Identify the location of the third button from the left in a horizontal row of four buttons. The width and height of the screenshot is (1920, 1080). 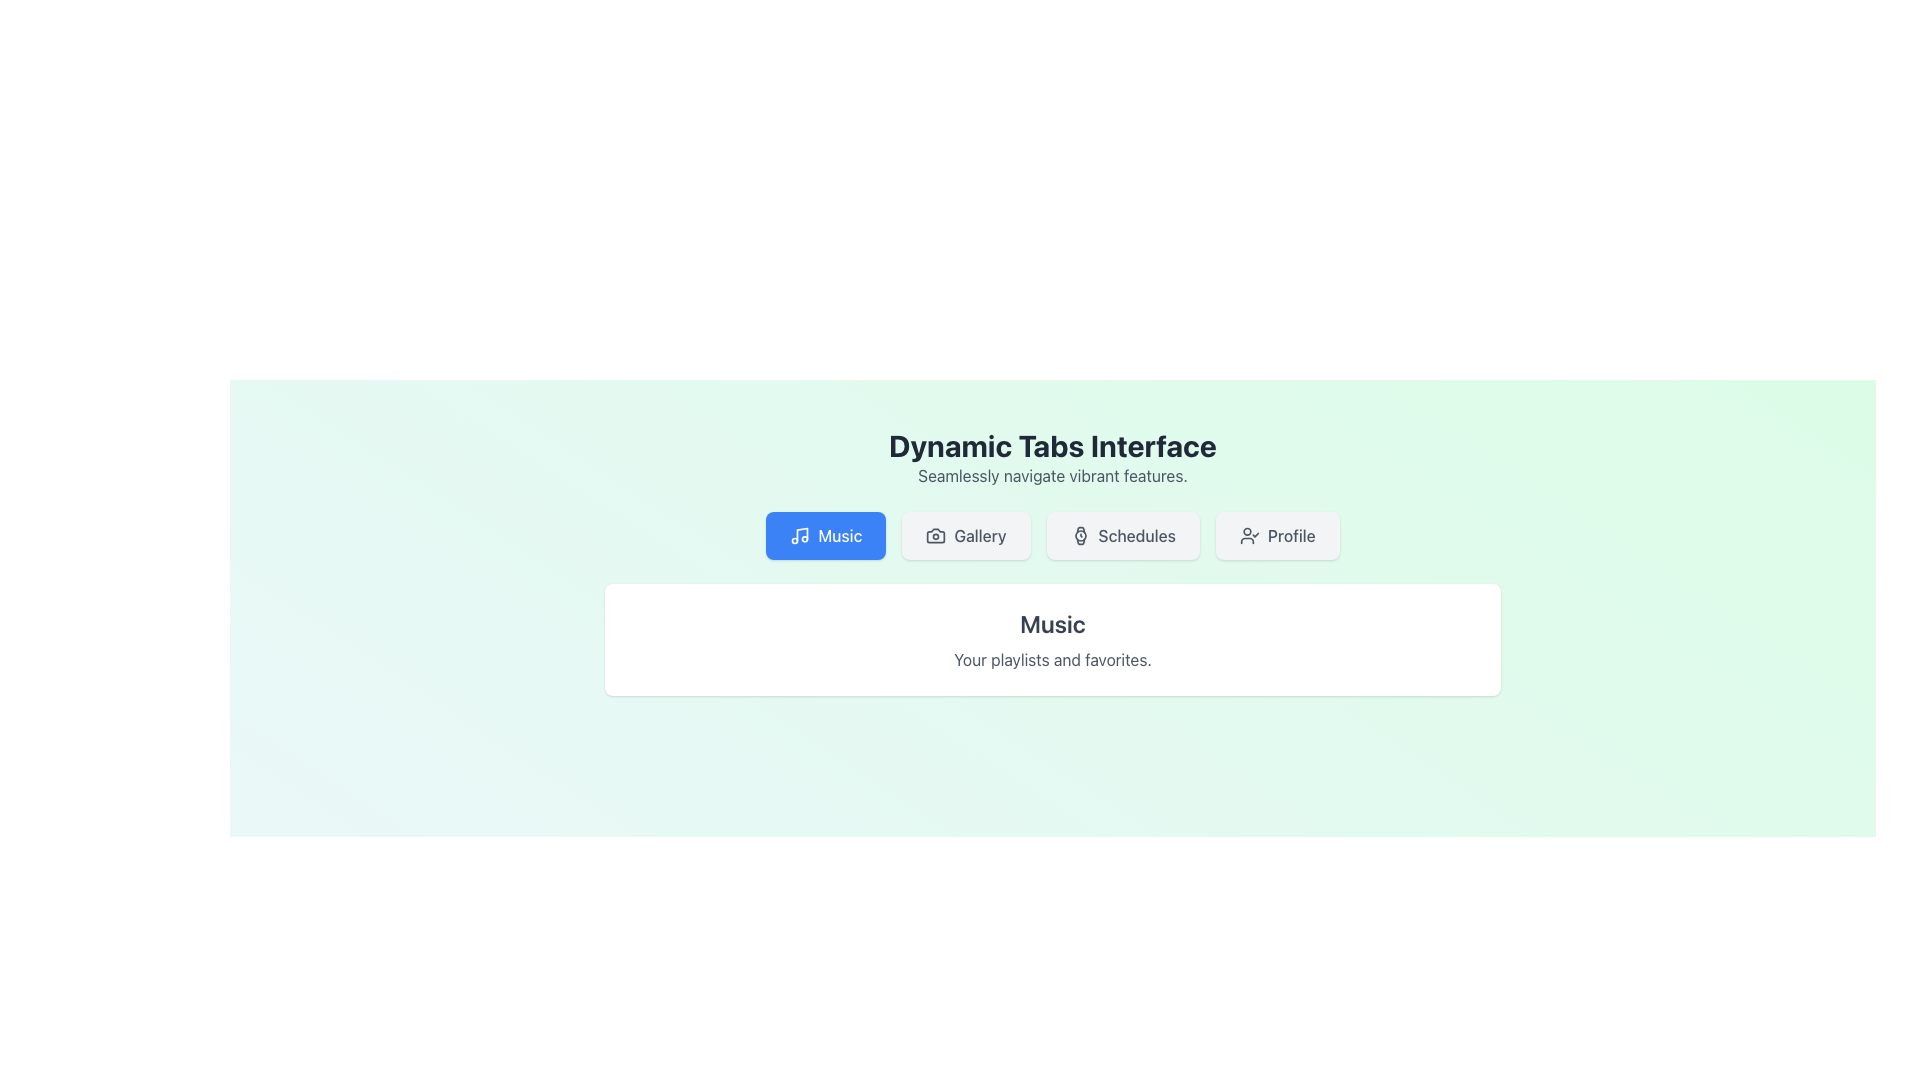
(1123, 535).